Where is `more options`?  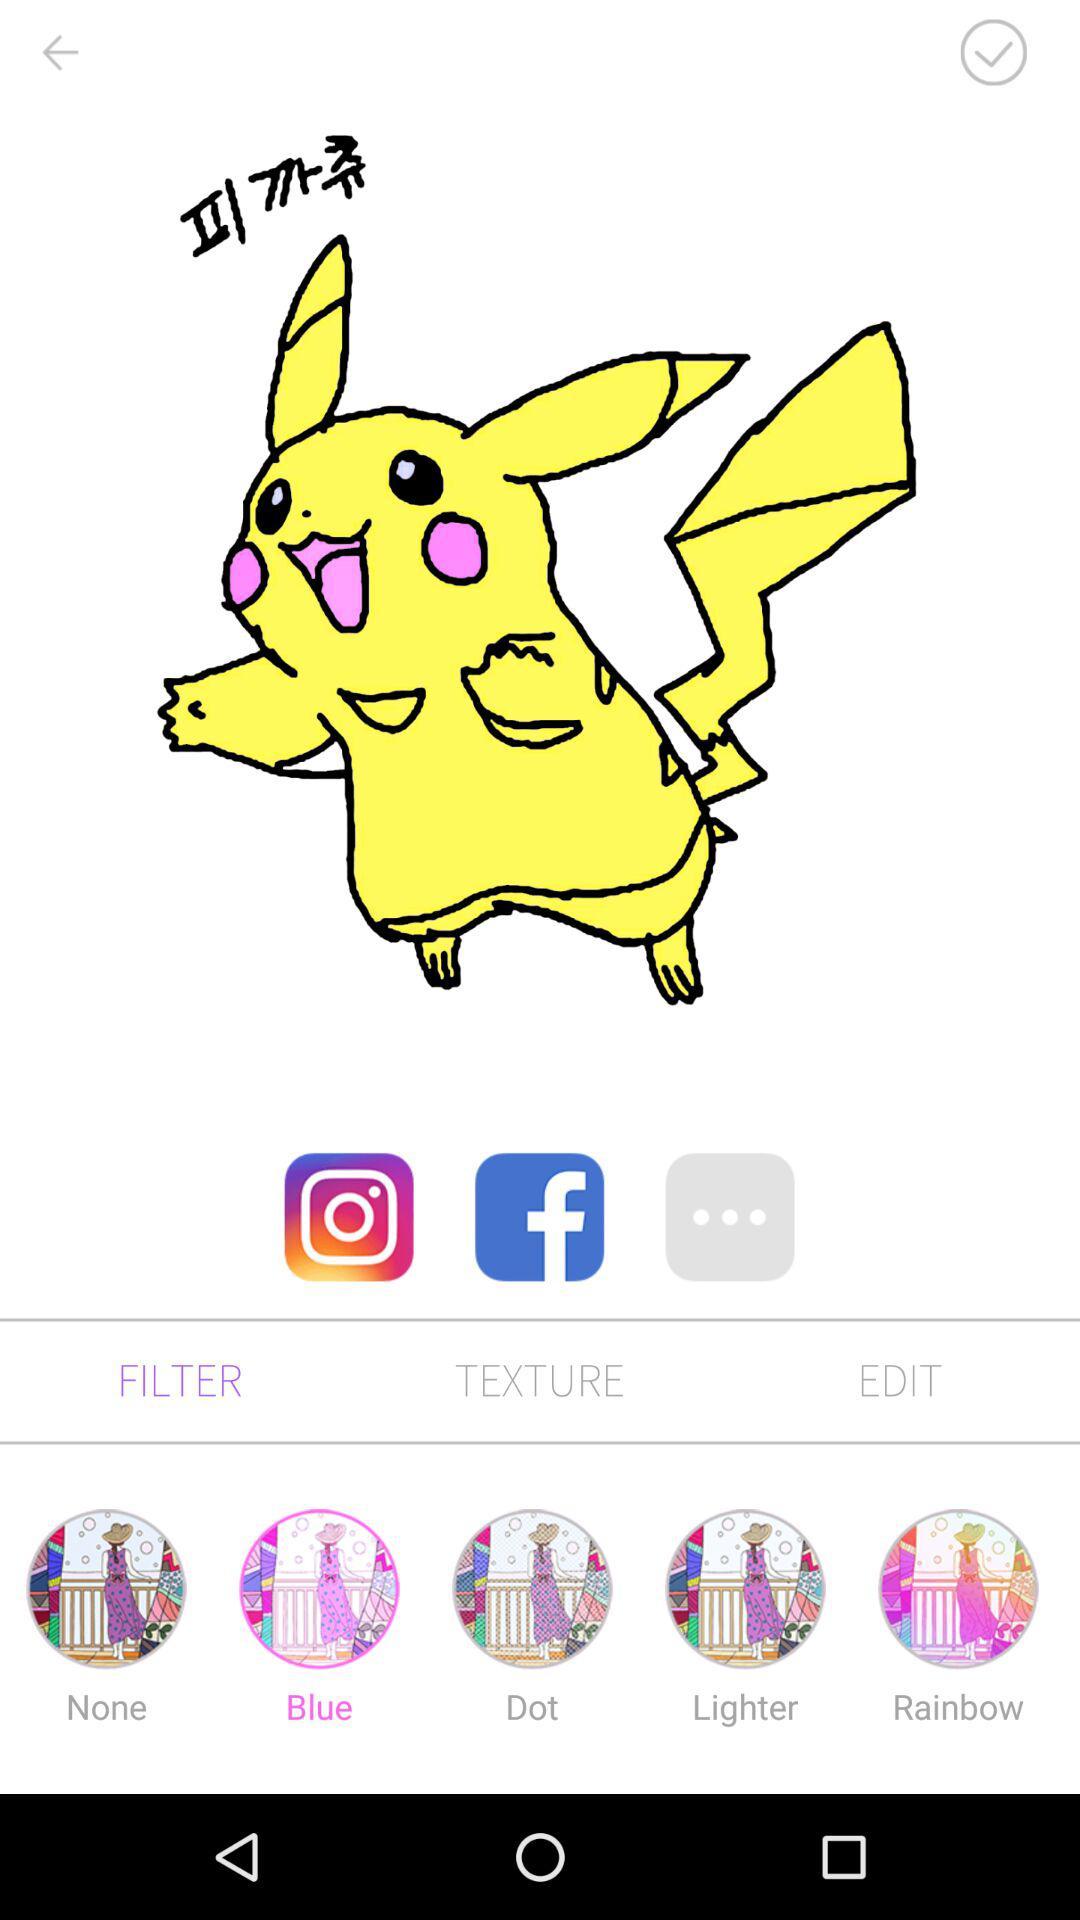 more options is located at coordinates (730, 1216).